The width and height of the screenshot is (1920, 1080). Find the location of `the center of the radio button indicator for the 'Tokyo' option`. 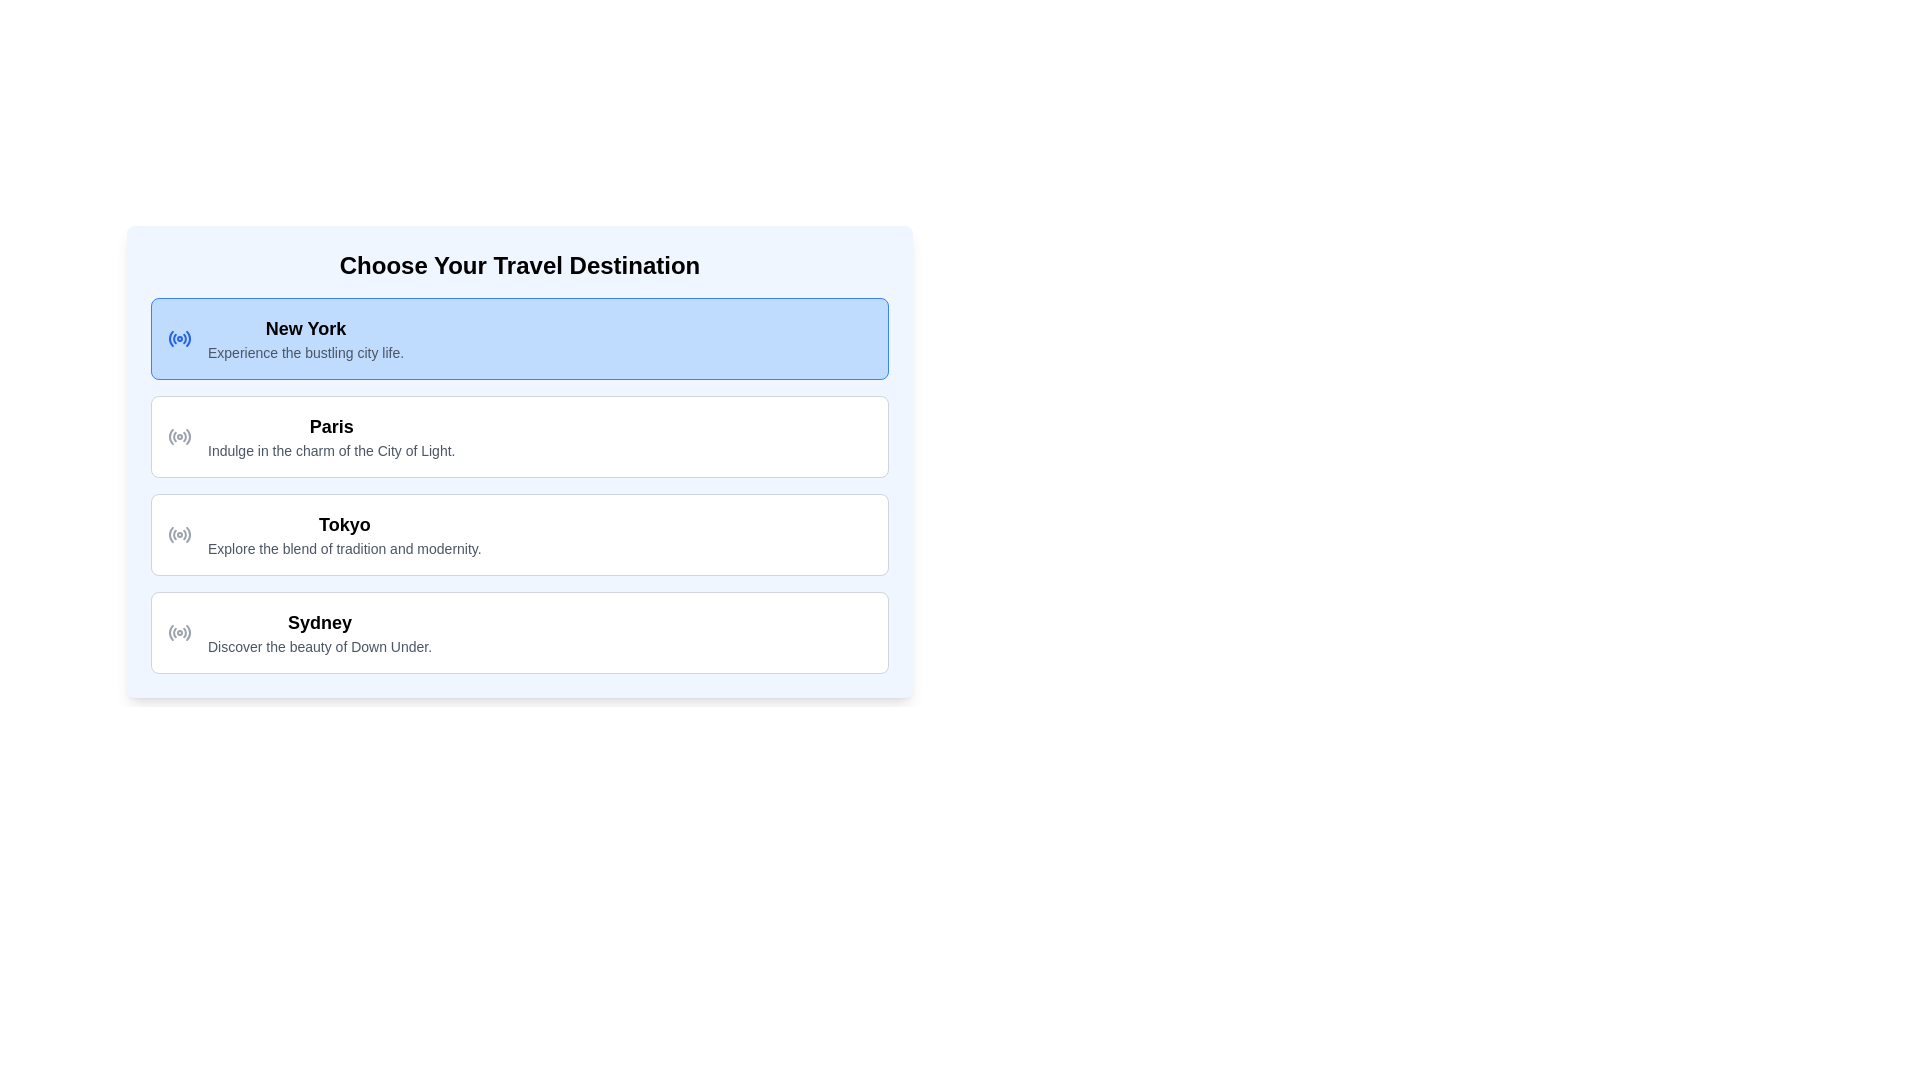

the center of the radio button indicator for the 'Tokyo' option is located at coordinates (180, 534).